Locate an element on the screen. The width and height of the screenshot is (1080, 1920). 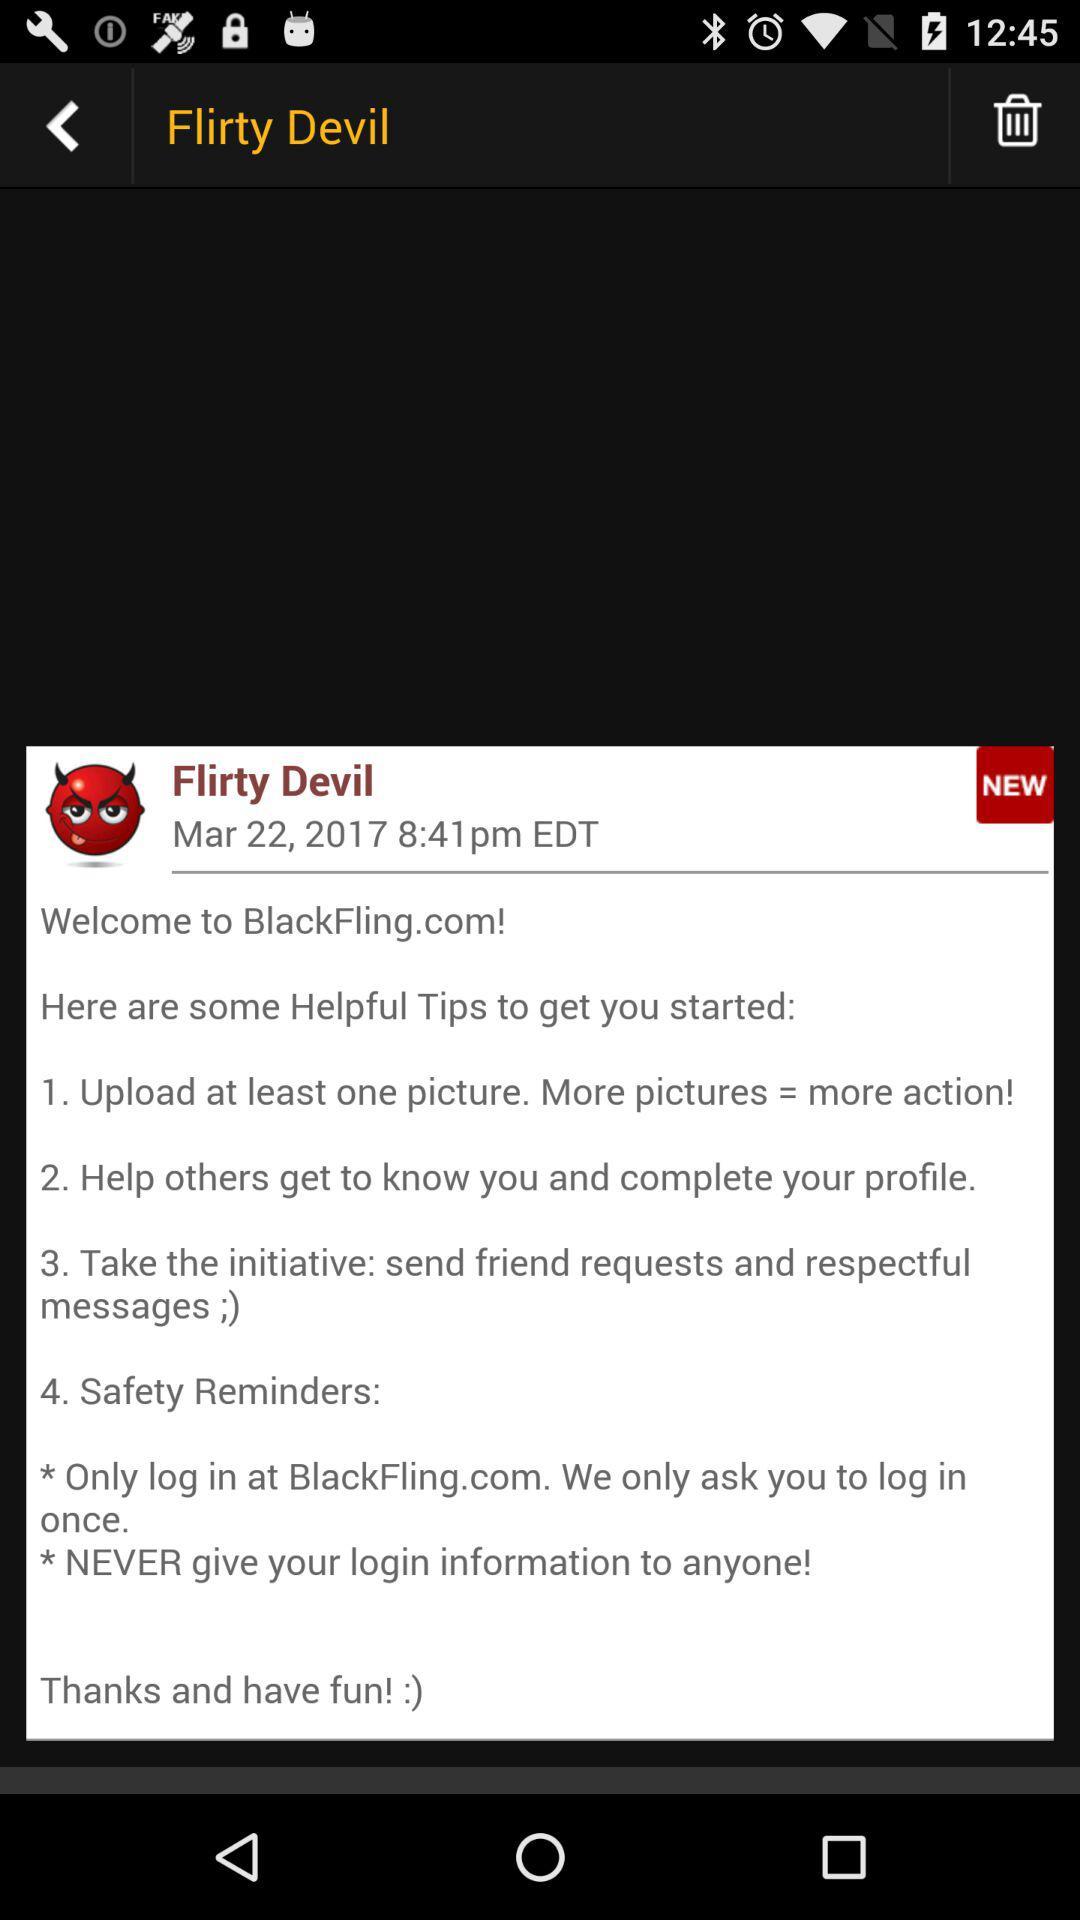
the icon on the left is located at coordinates (93, 813).